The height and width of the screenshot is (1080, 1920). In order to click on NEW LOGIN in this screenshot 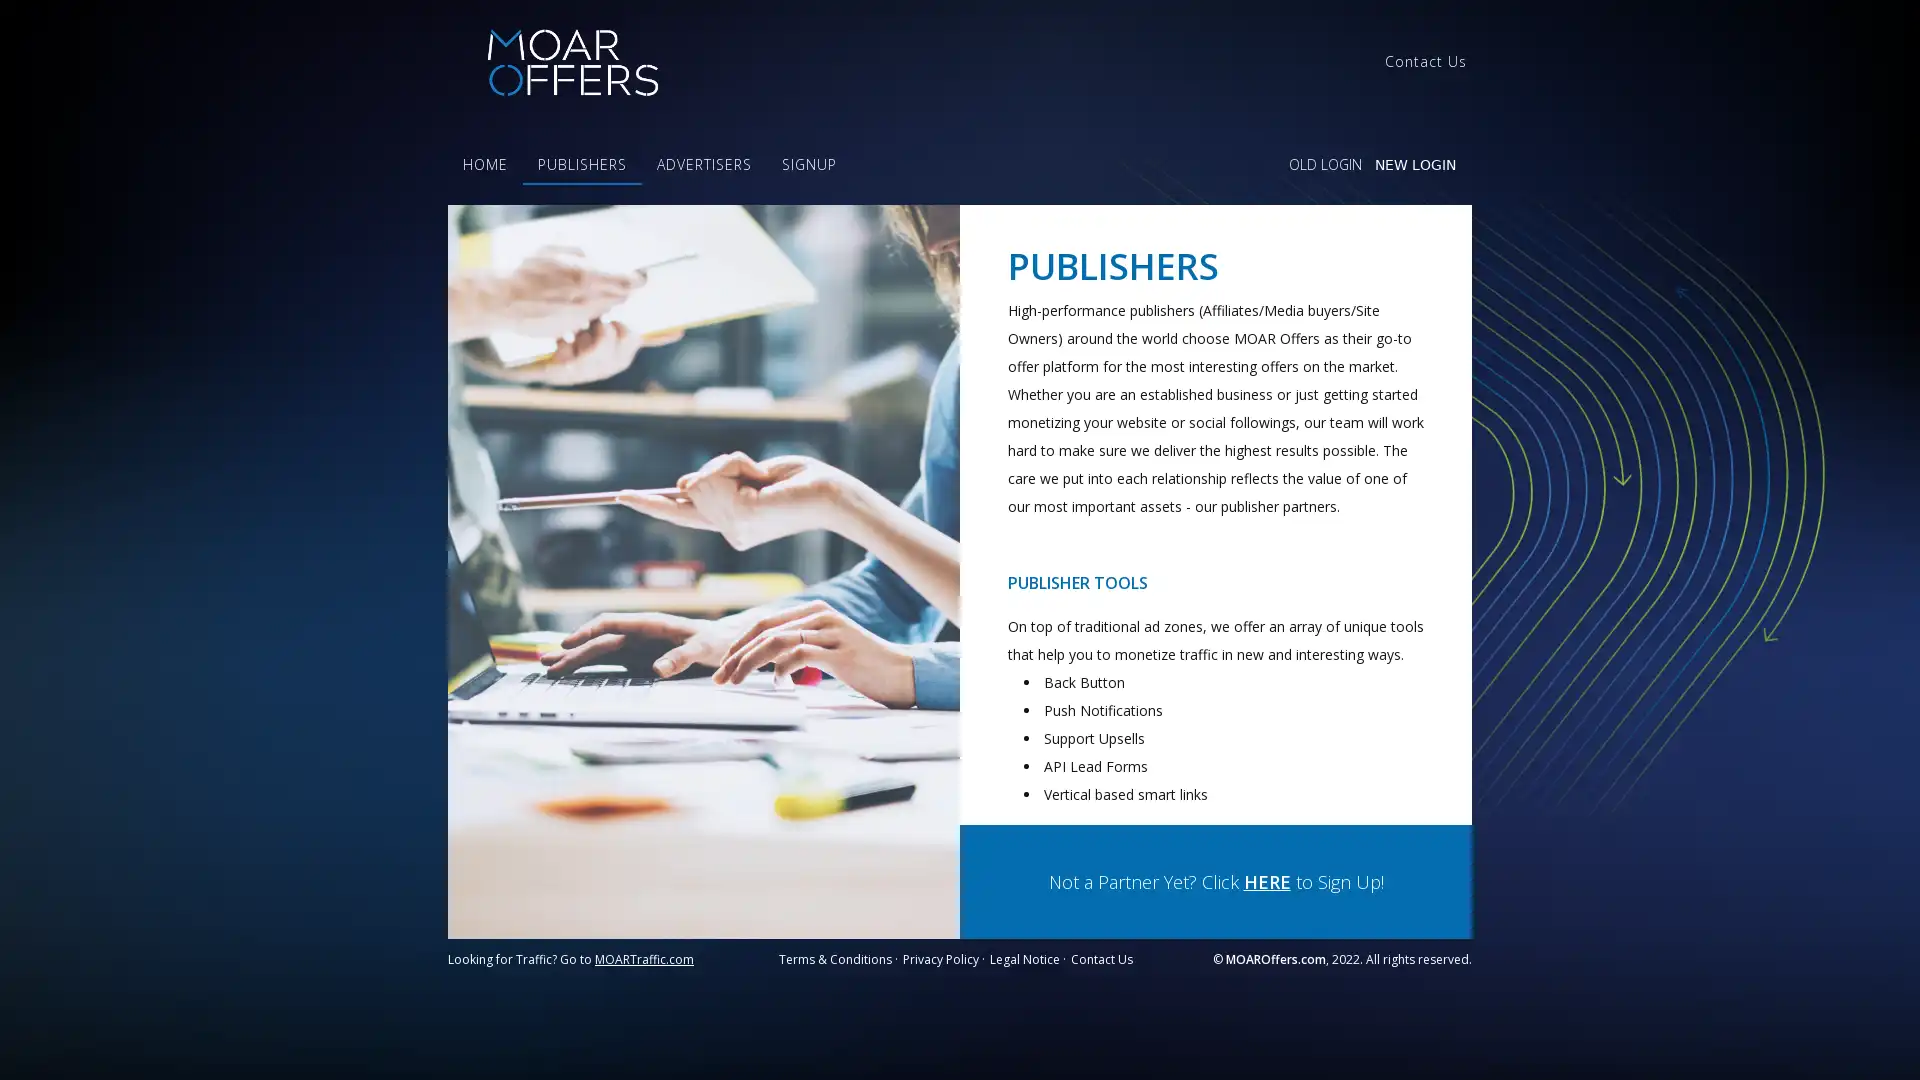, I will do `click(1414, 164)`.